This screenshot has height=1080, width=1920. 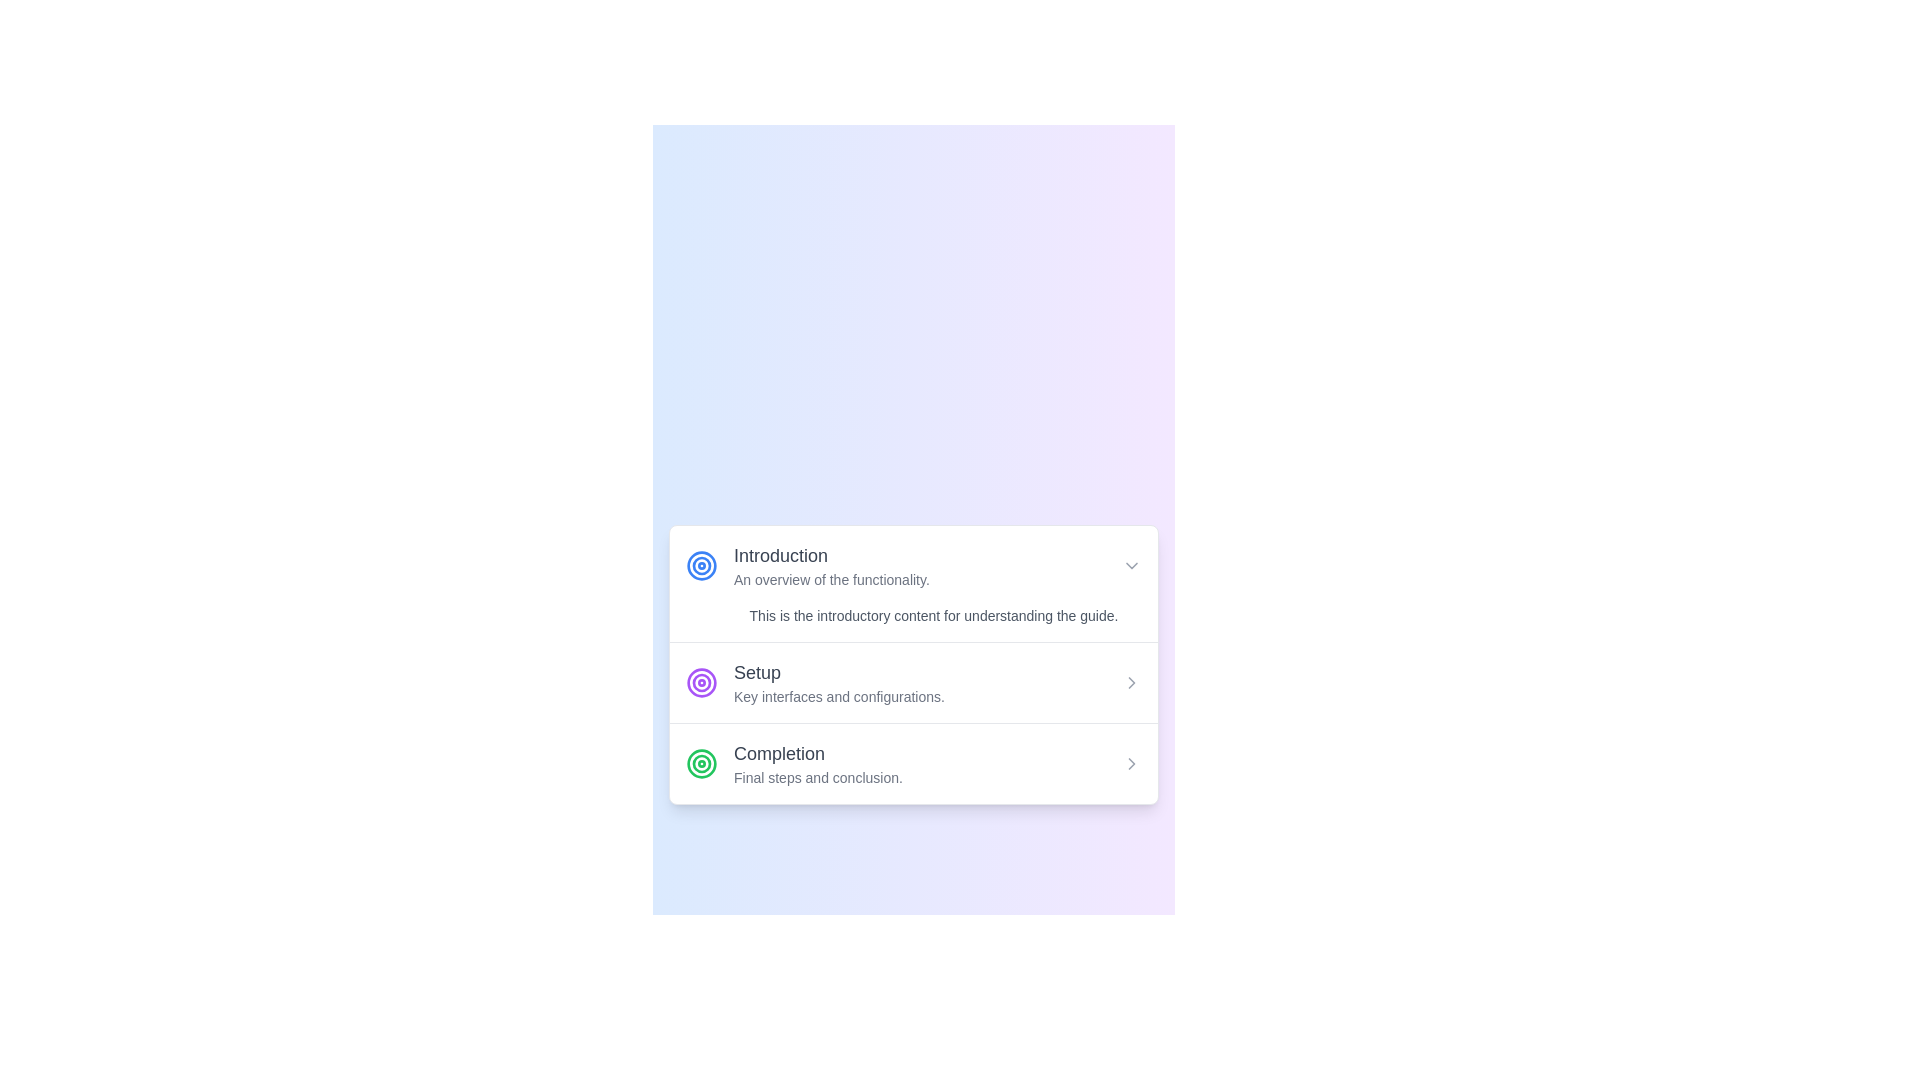 I want to click on the Text Block element that serves as a title and subtitle pairing, located to the right of a circular target-like icon at the top of a vertically-stacked list, so click(x=831, y=566).